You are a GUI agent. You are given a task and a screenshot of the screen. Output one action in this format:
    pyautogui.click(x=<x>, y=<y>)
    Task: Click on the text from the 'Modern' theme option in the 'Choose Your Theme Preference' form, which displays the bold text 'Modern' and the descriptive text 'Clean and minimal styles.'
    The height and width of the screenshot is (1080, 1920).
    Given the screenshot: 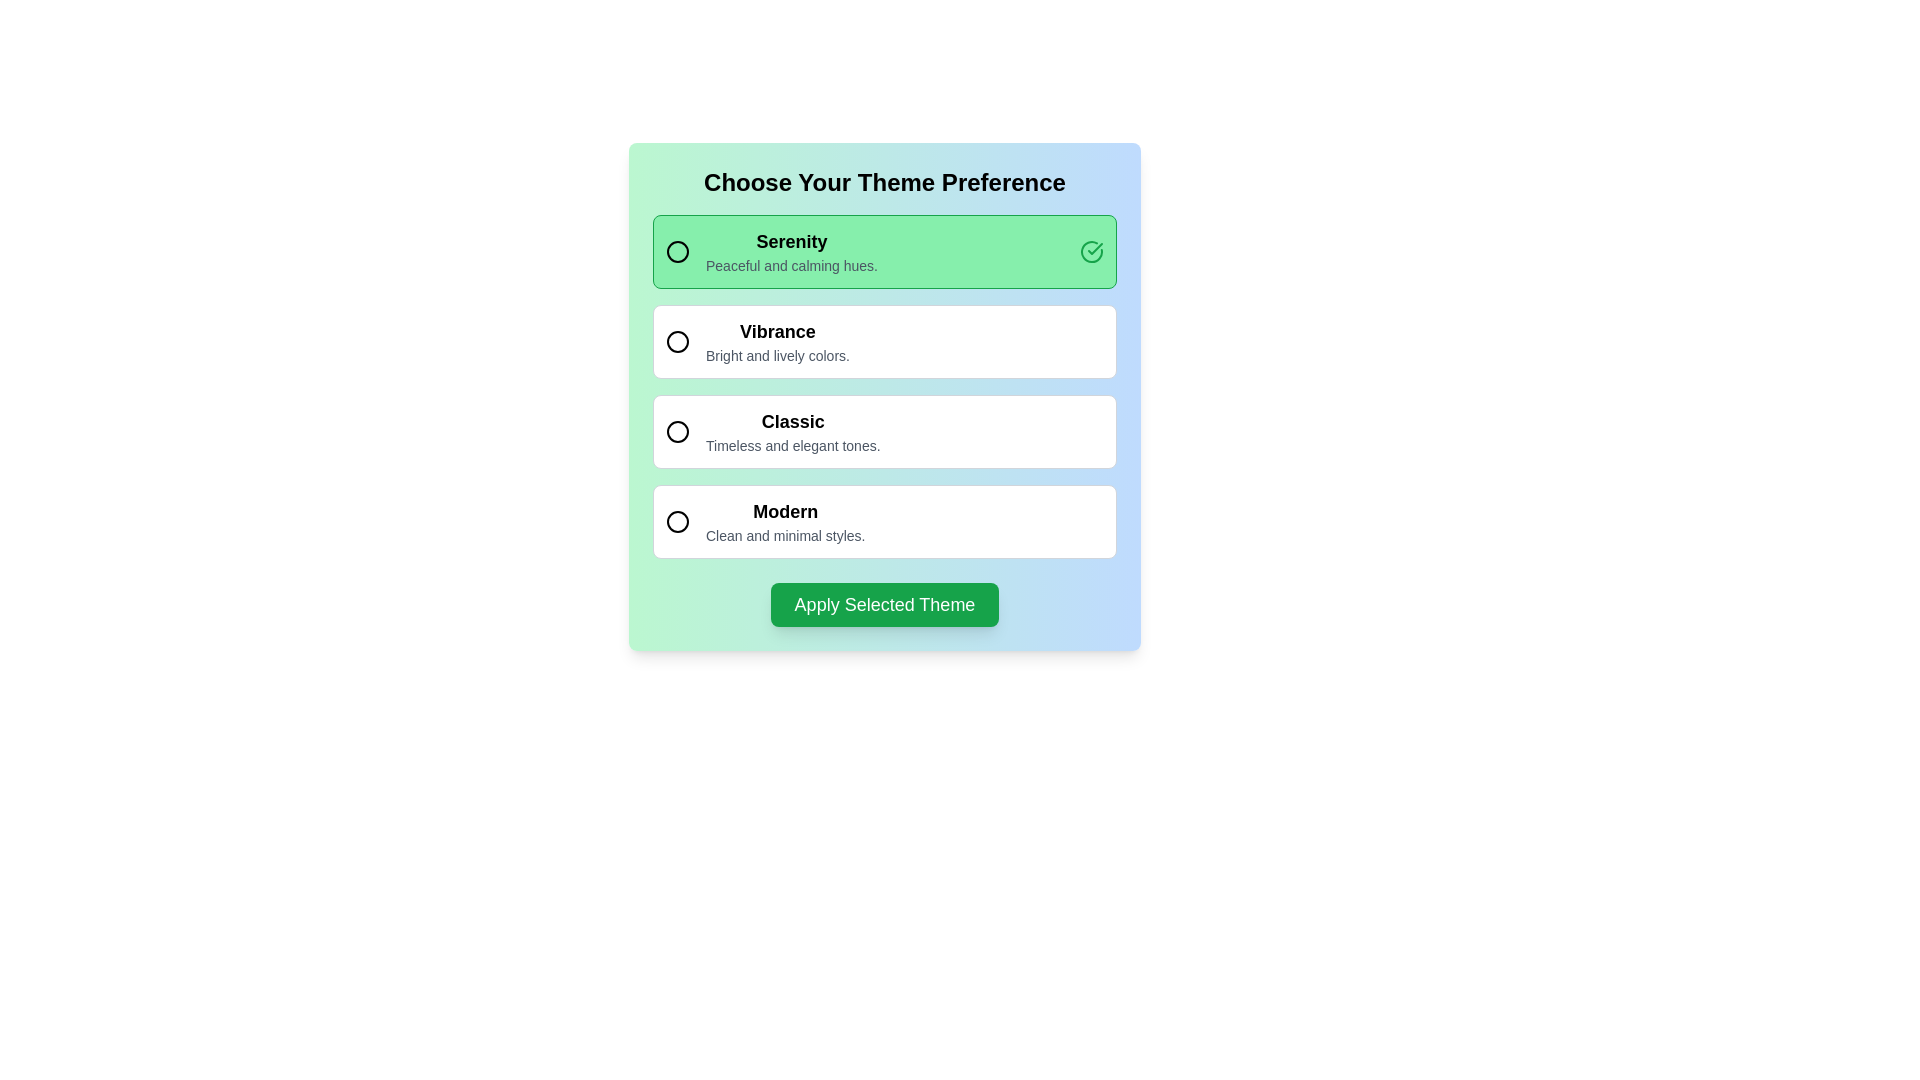 What is the action you would take?
    pyautogui.click(x=784, y=520)
    